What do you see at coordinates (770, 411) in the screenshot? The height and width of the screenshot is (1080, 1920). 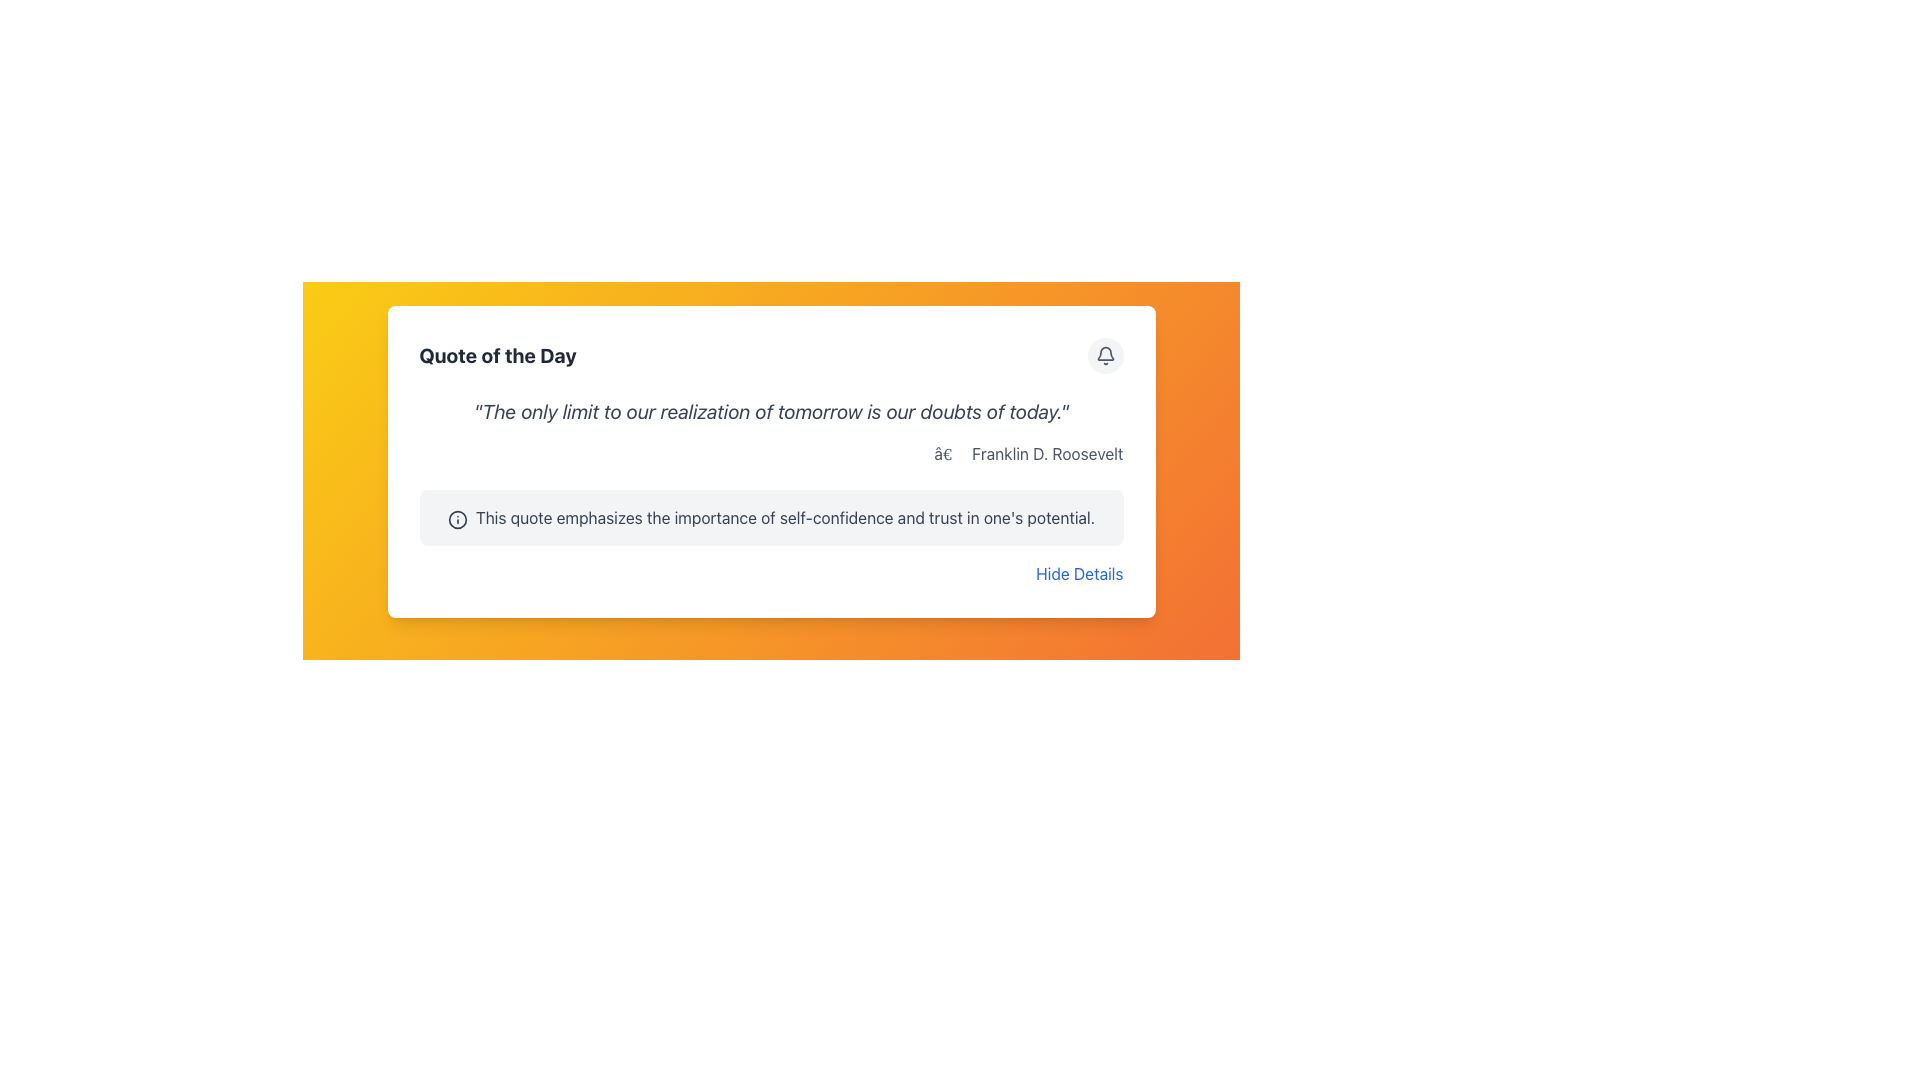 I see `the Static Text displaying the motivational quote, which is located below the title 'Quote of the Day' and above the attribution 'Franklin D. Roosevelt'` at bounding box center [770, 411].